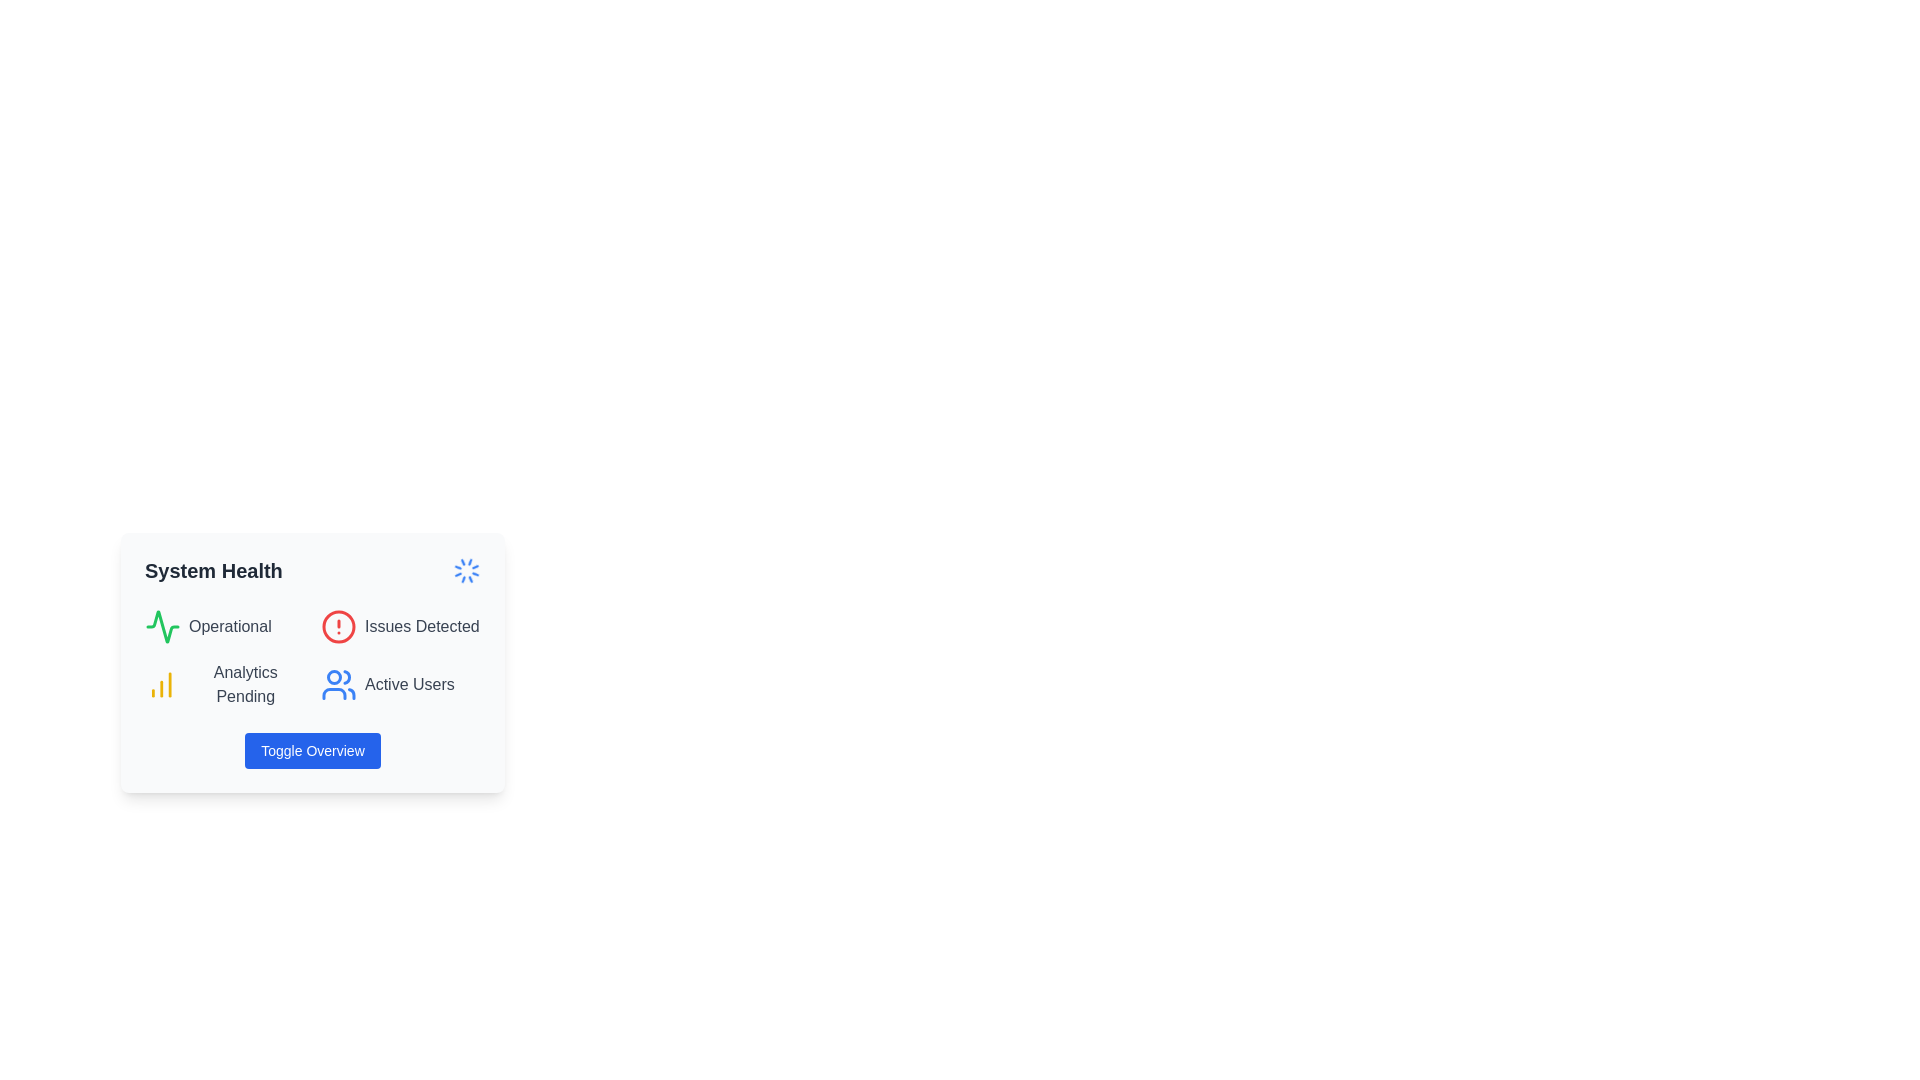  I want to click on the 'Active Users' label with a blue user icon, which is the fourth item in the grid layout, located in the bottom-right quadrant beneath 'Issues Detected', so click(400, 684).